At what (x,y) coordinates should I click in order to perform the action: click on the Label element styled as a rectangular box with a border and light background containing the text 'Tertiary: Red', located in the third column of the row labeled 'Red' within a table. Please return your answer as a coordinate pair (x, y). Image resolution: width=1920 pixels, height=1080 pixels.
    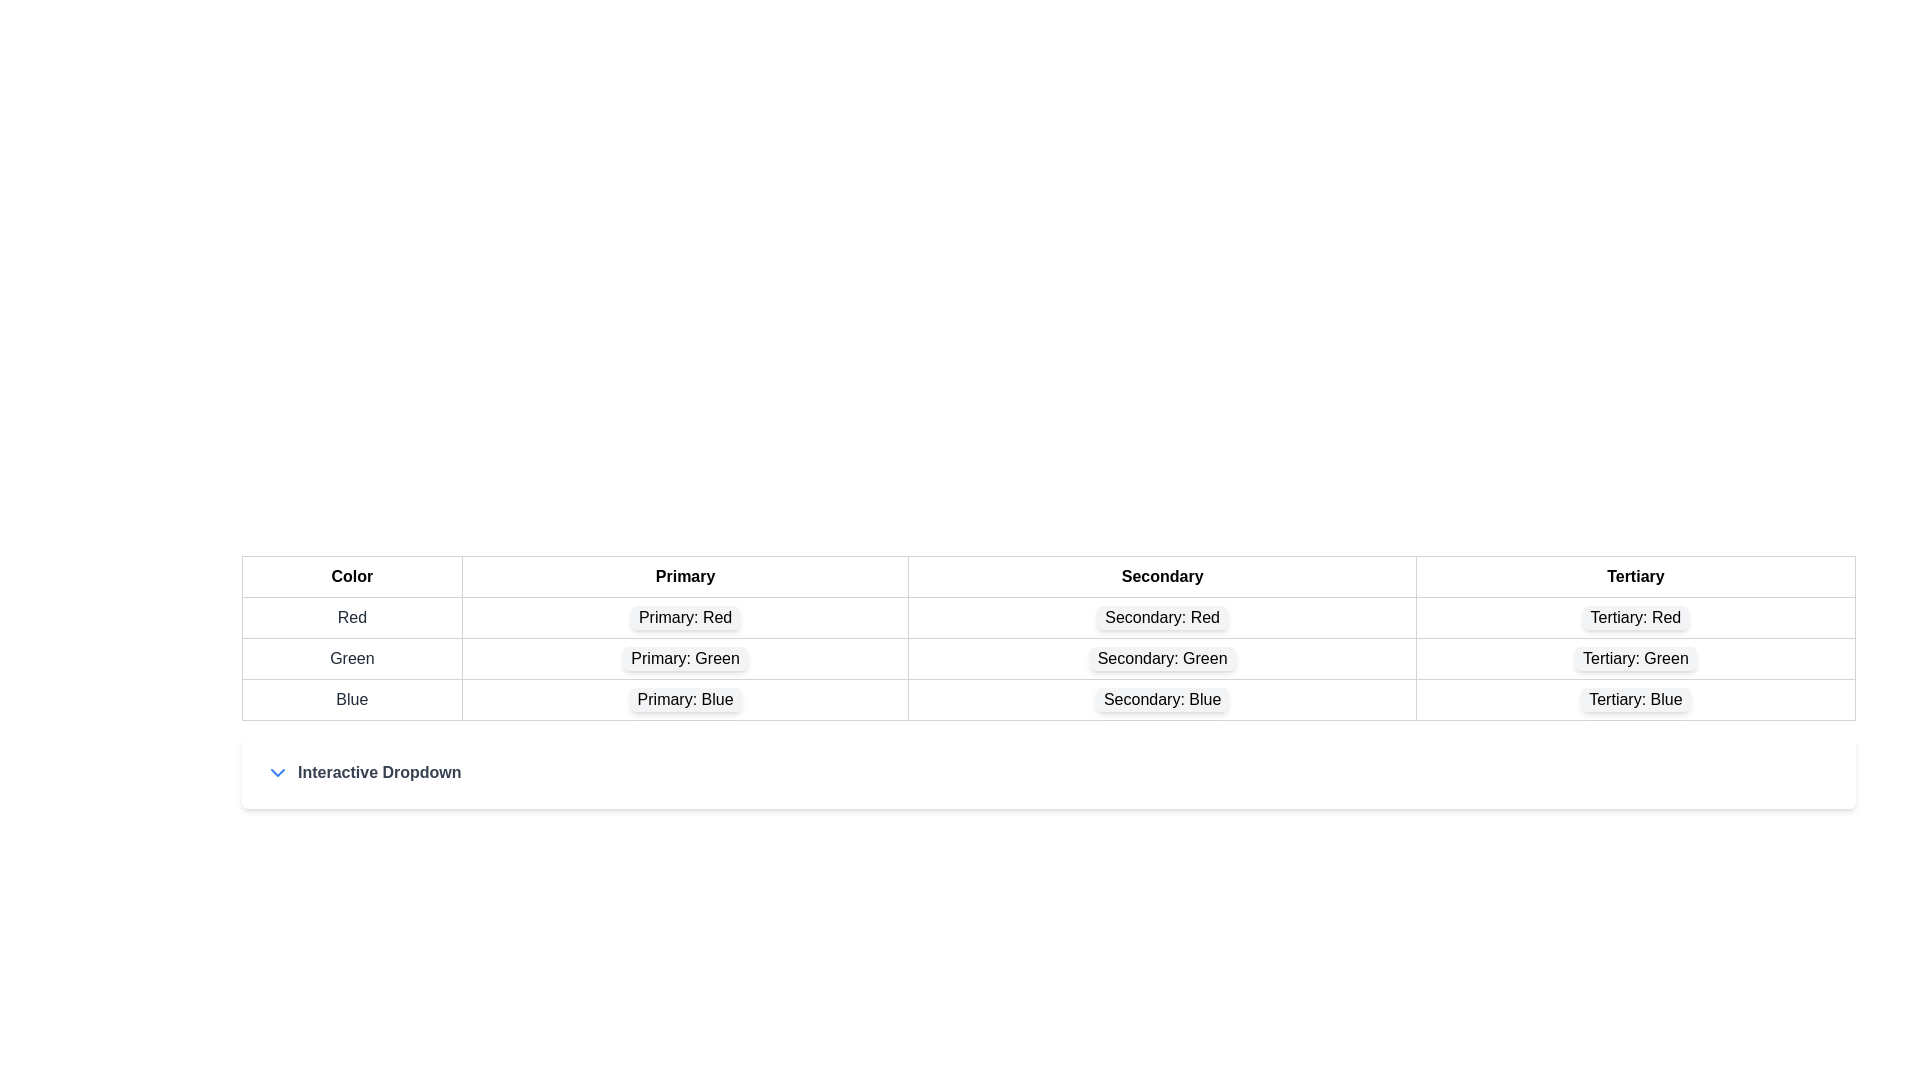
    Looking at the image, I should click on (1635, 616).